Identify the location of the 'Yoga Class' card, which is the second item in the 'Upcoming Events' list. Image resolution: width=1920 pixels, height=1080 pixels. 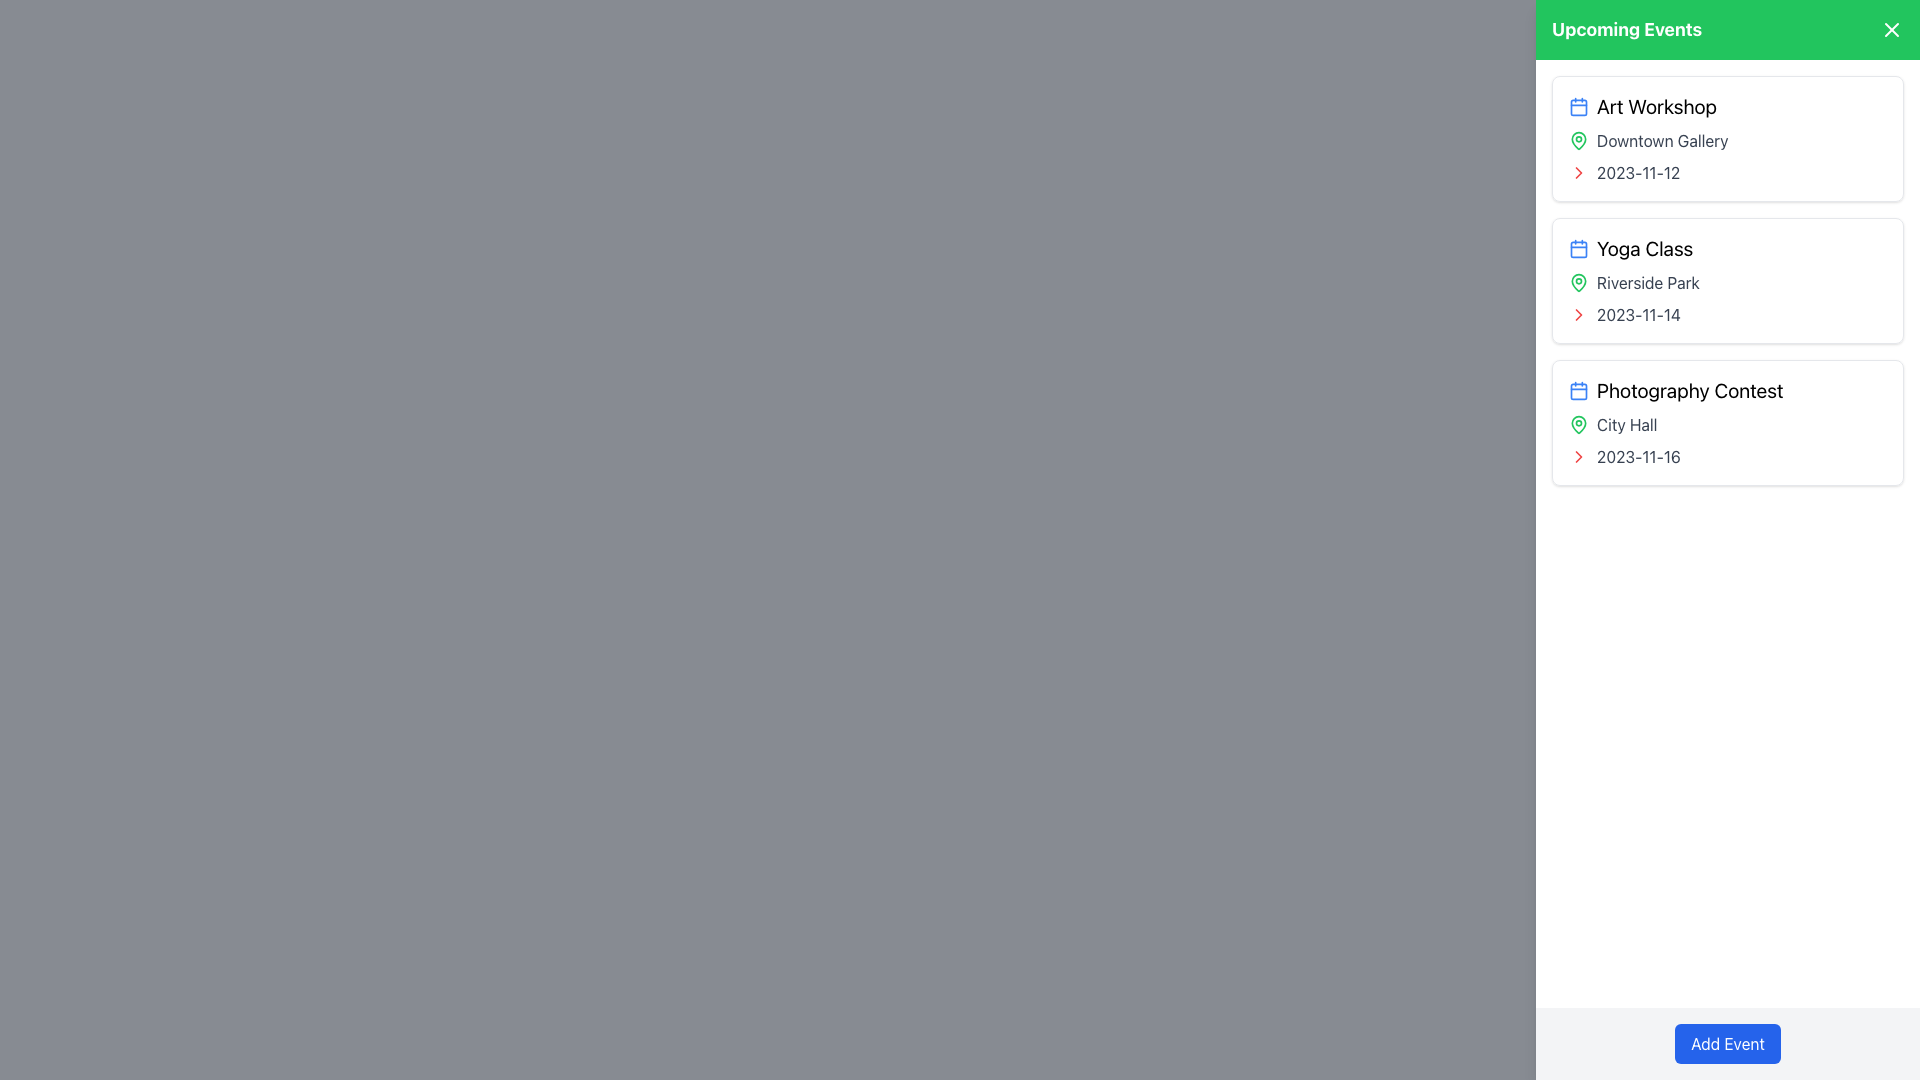
(1727, 281).